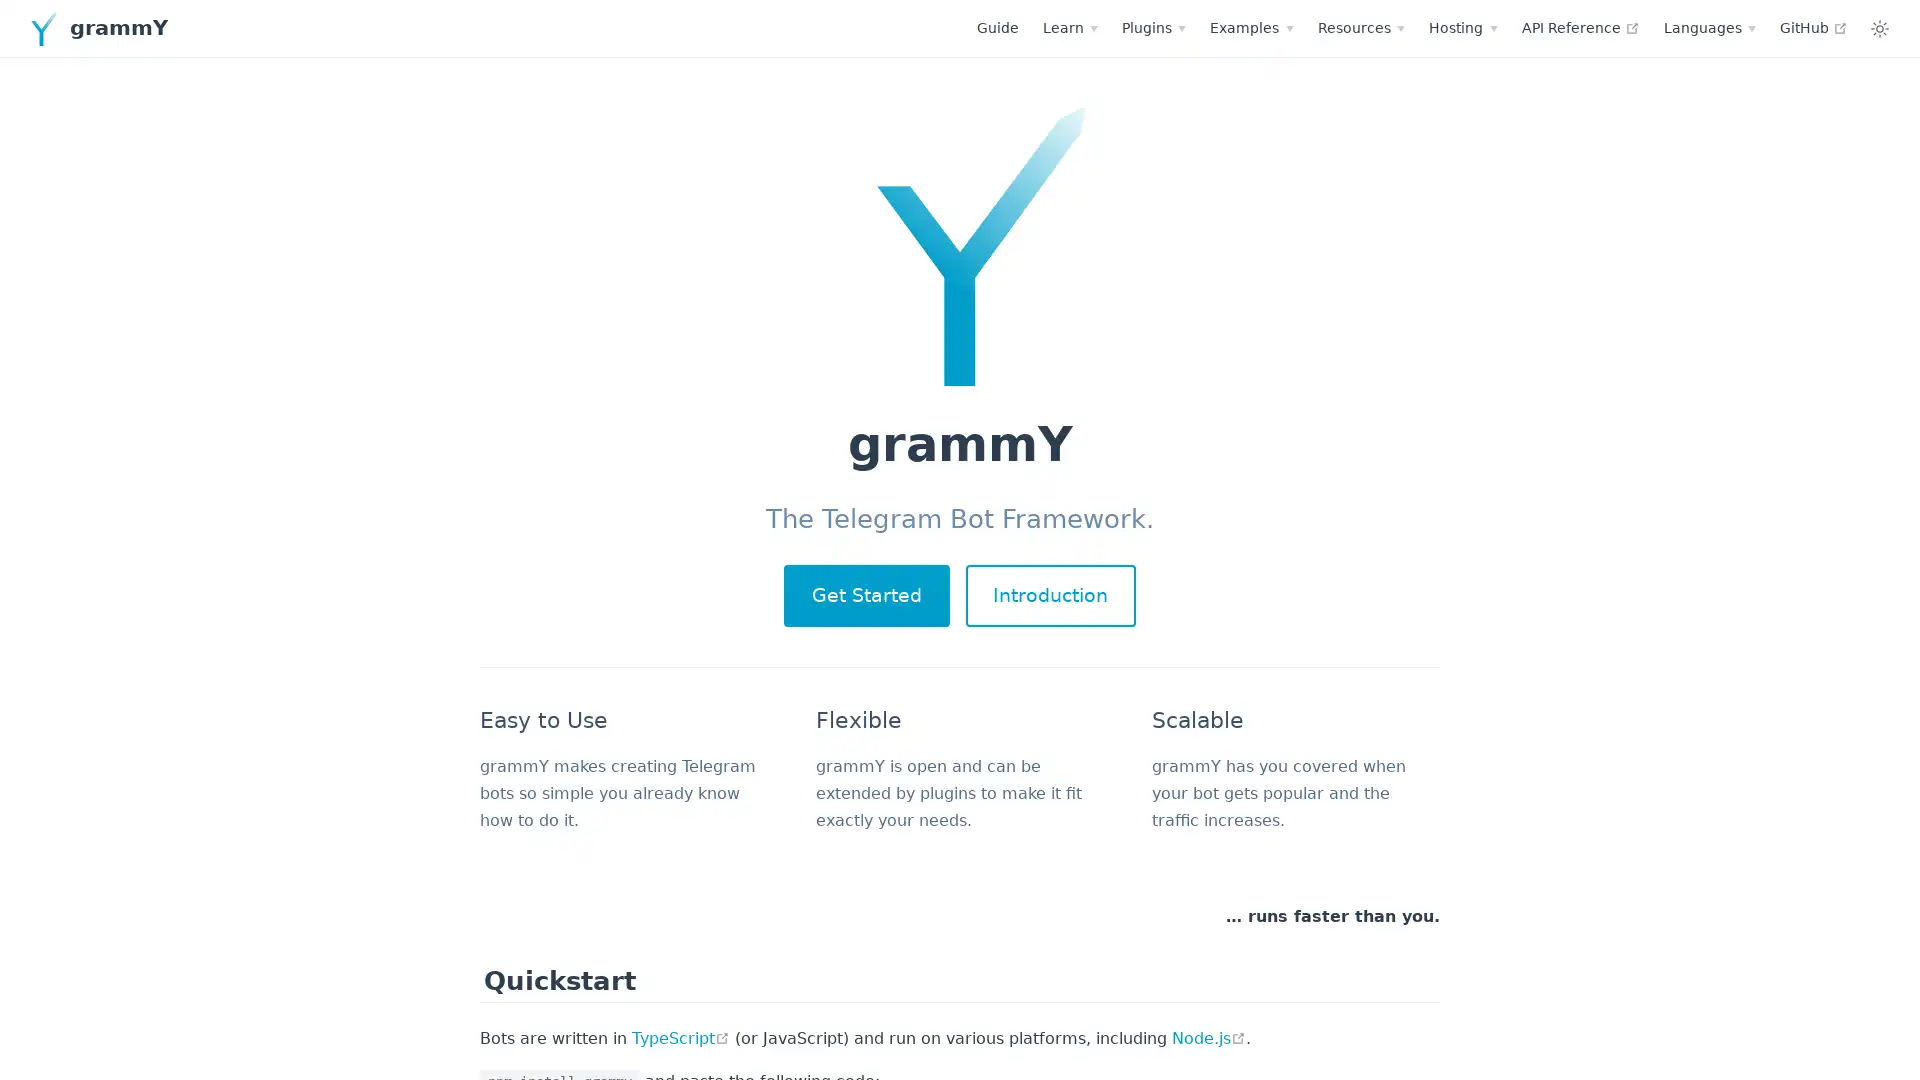 This screenshot has width=1920, height=1080. I want to click on Learn, so click(892, 27).